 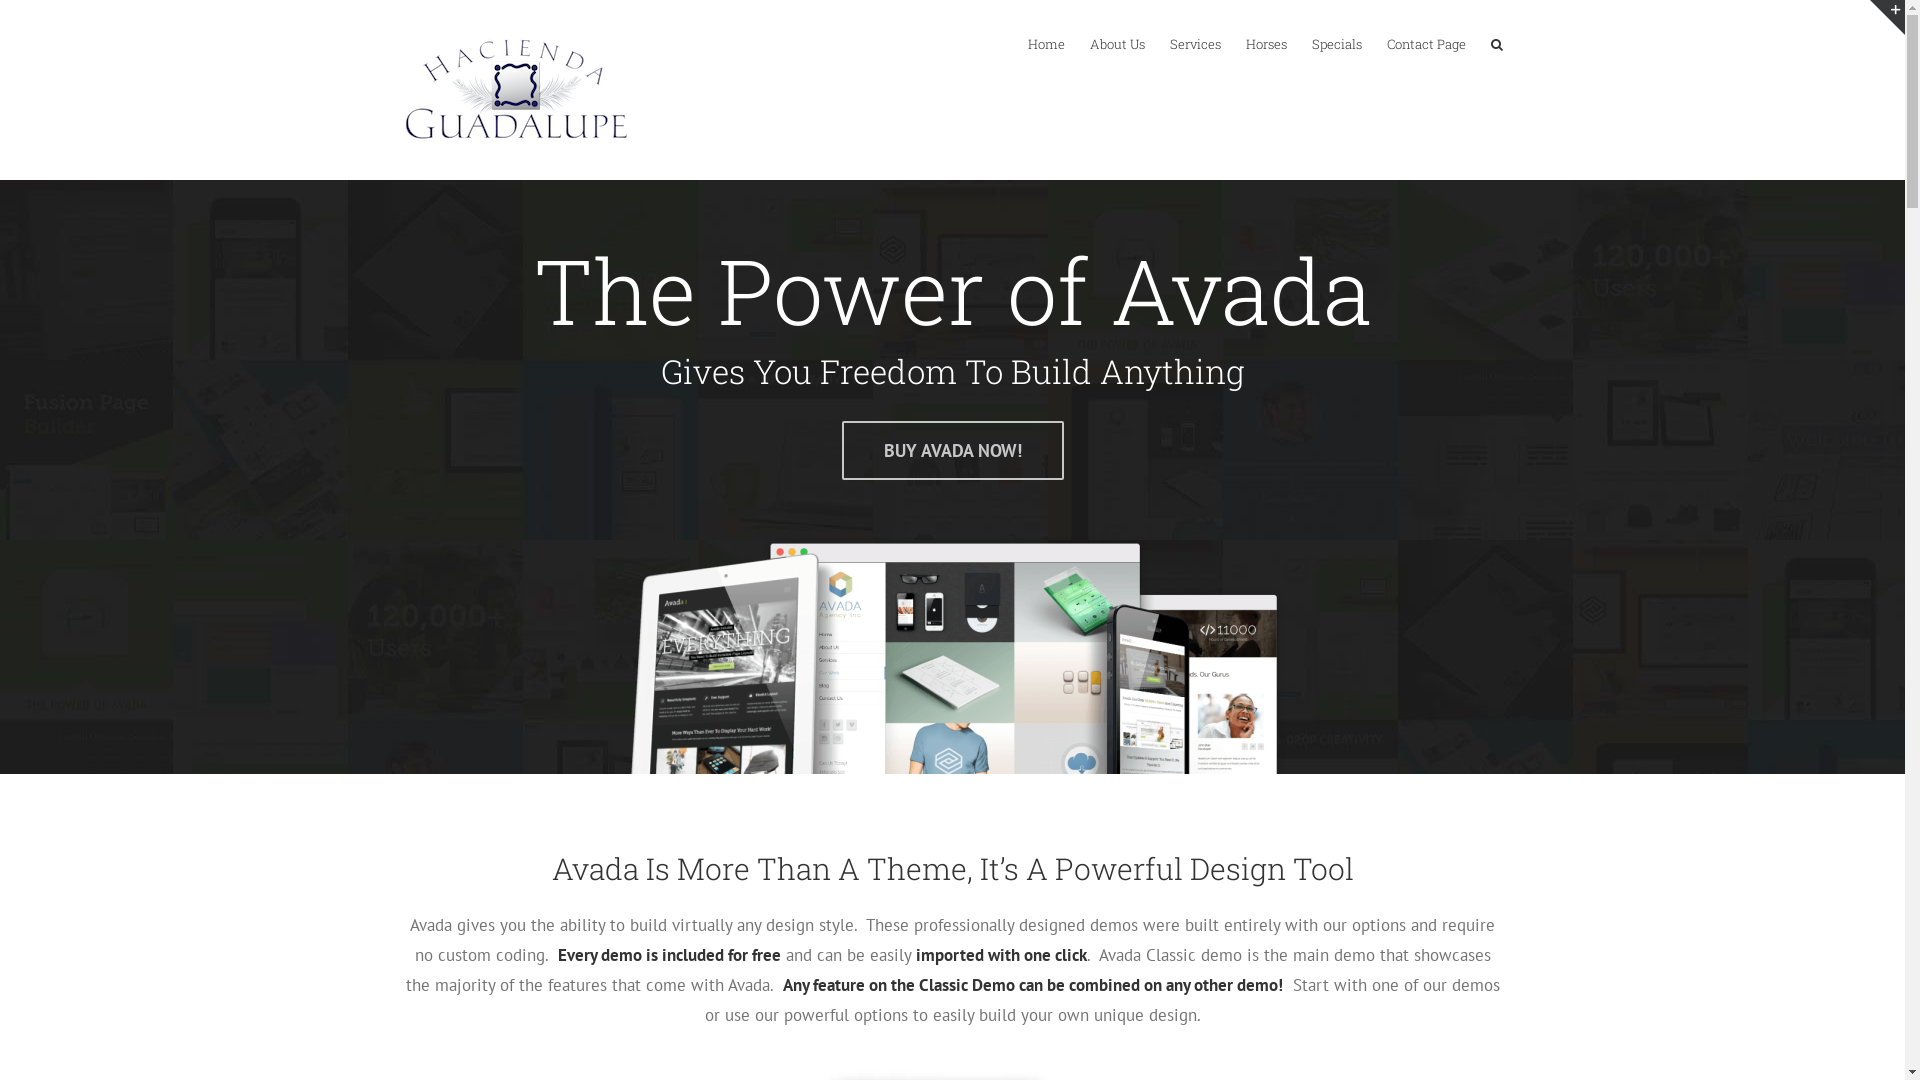 I want to click on 'Home', so click(x=1045, y=42).